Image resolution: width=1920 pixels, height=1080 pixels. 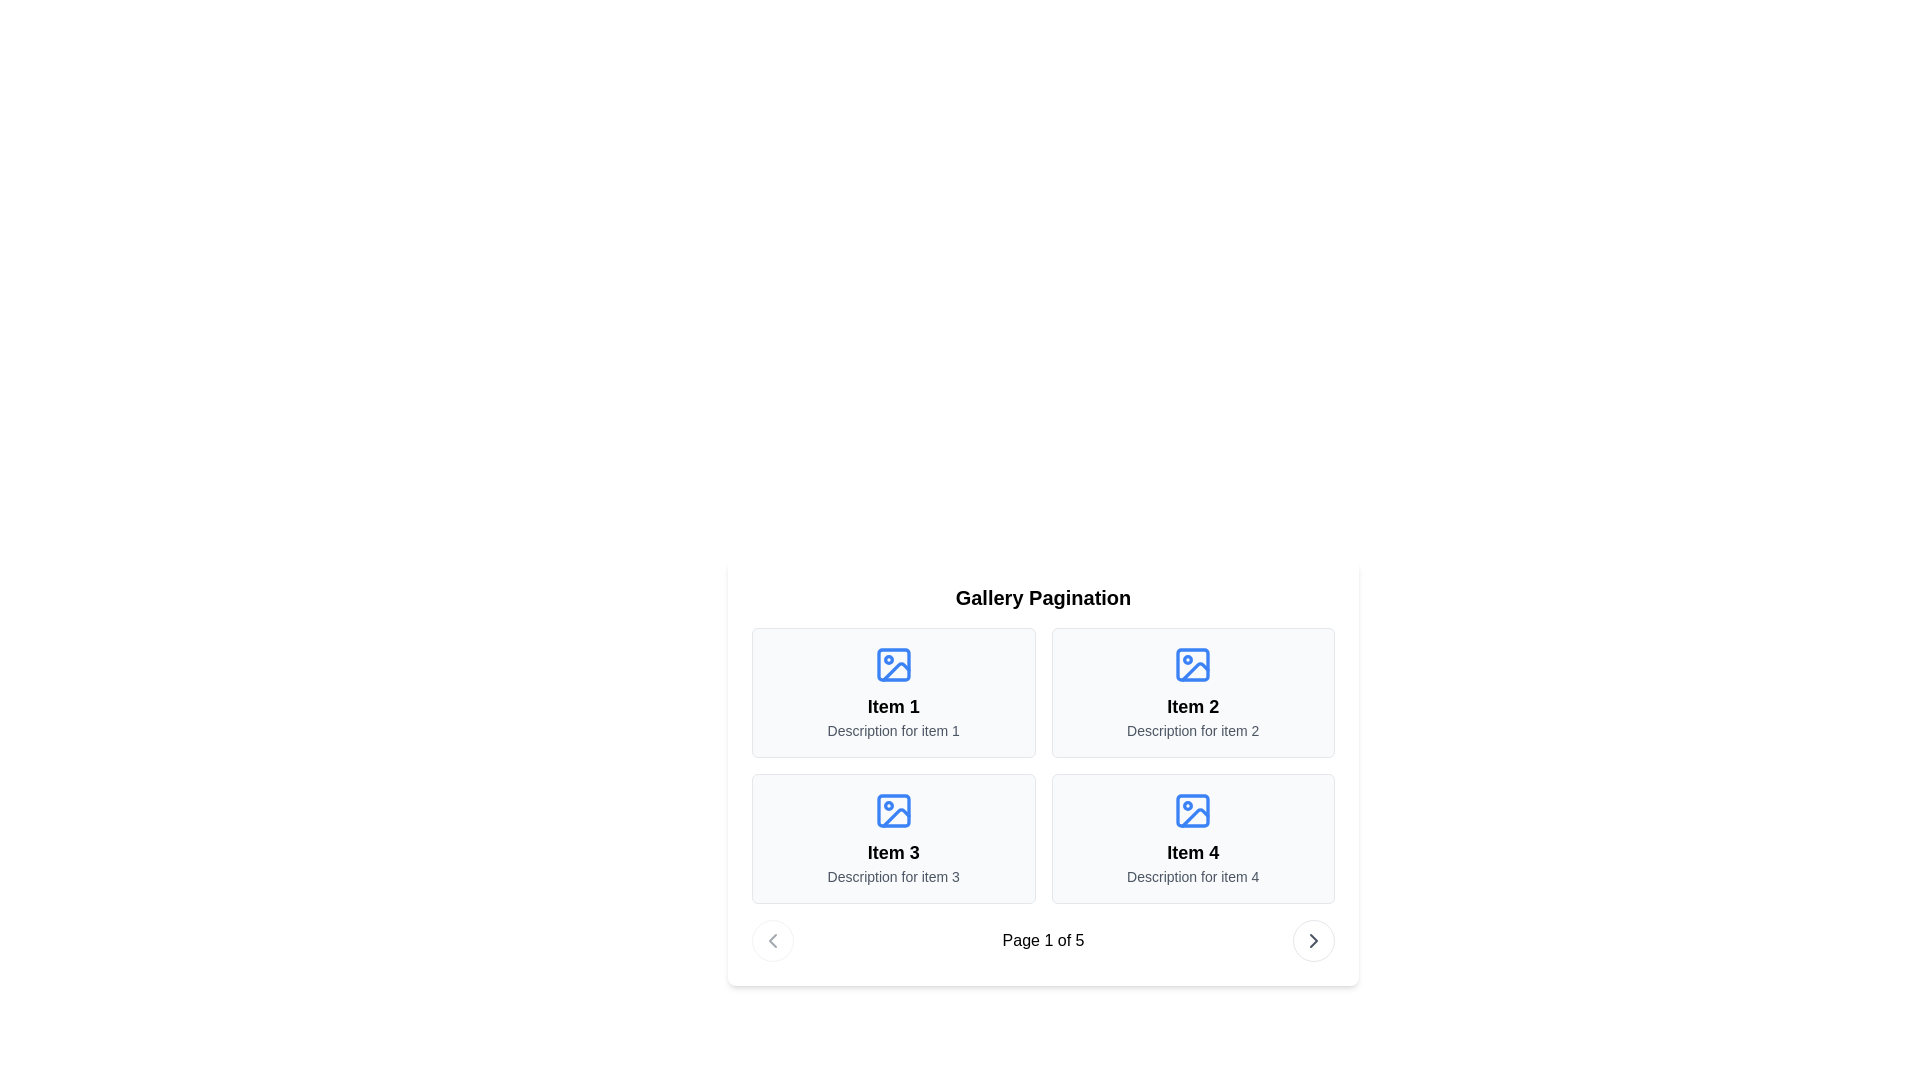 I want to click on the text label displaying 'Page 1 of 5' in the pagination section of the interface, positioned between the left and right navigational buttons, so click(x=1042, y=941).